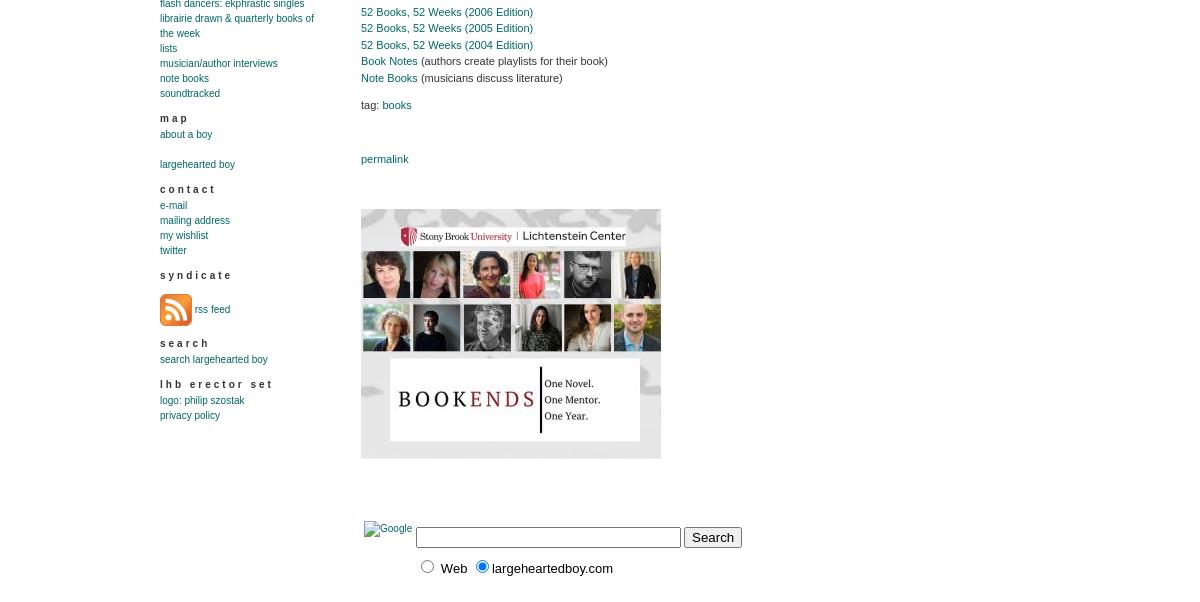  What do you see at coordinates (167, 48) in the screenshot?
I see `'Lists'` at bounding box center [167, 48].